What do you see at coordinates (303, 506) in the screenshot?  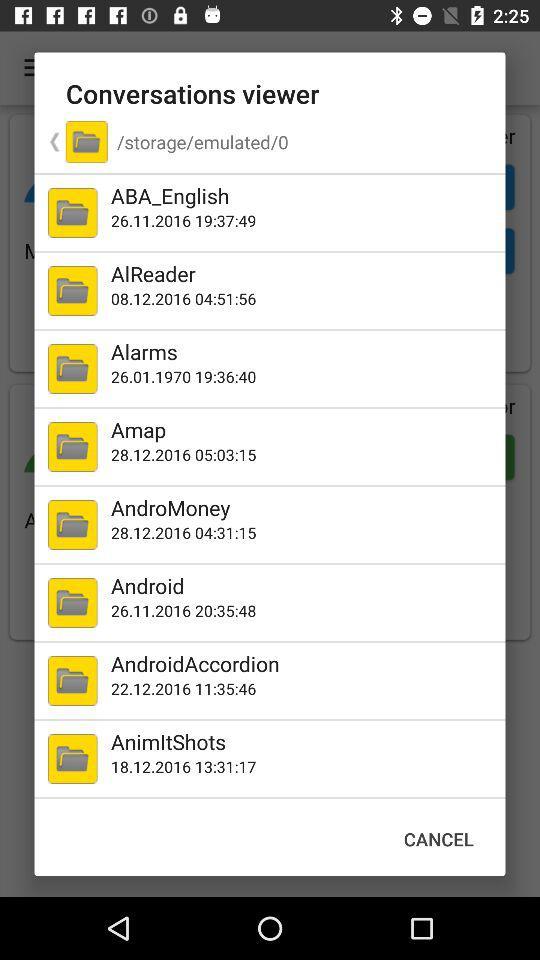 I see `the andromoney icon` at bounding box center [303, 506].